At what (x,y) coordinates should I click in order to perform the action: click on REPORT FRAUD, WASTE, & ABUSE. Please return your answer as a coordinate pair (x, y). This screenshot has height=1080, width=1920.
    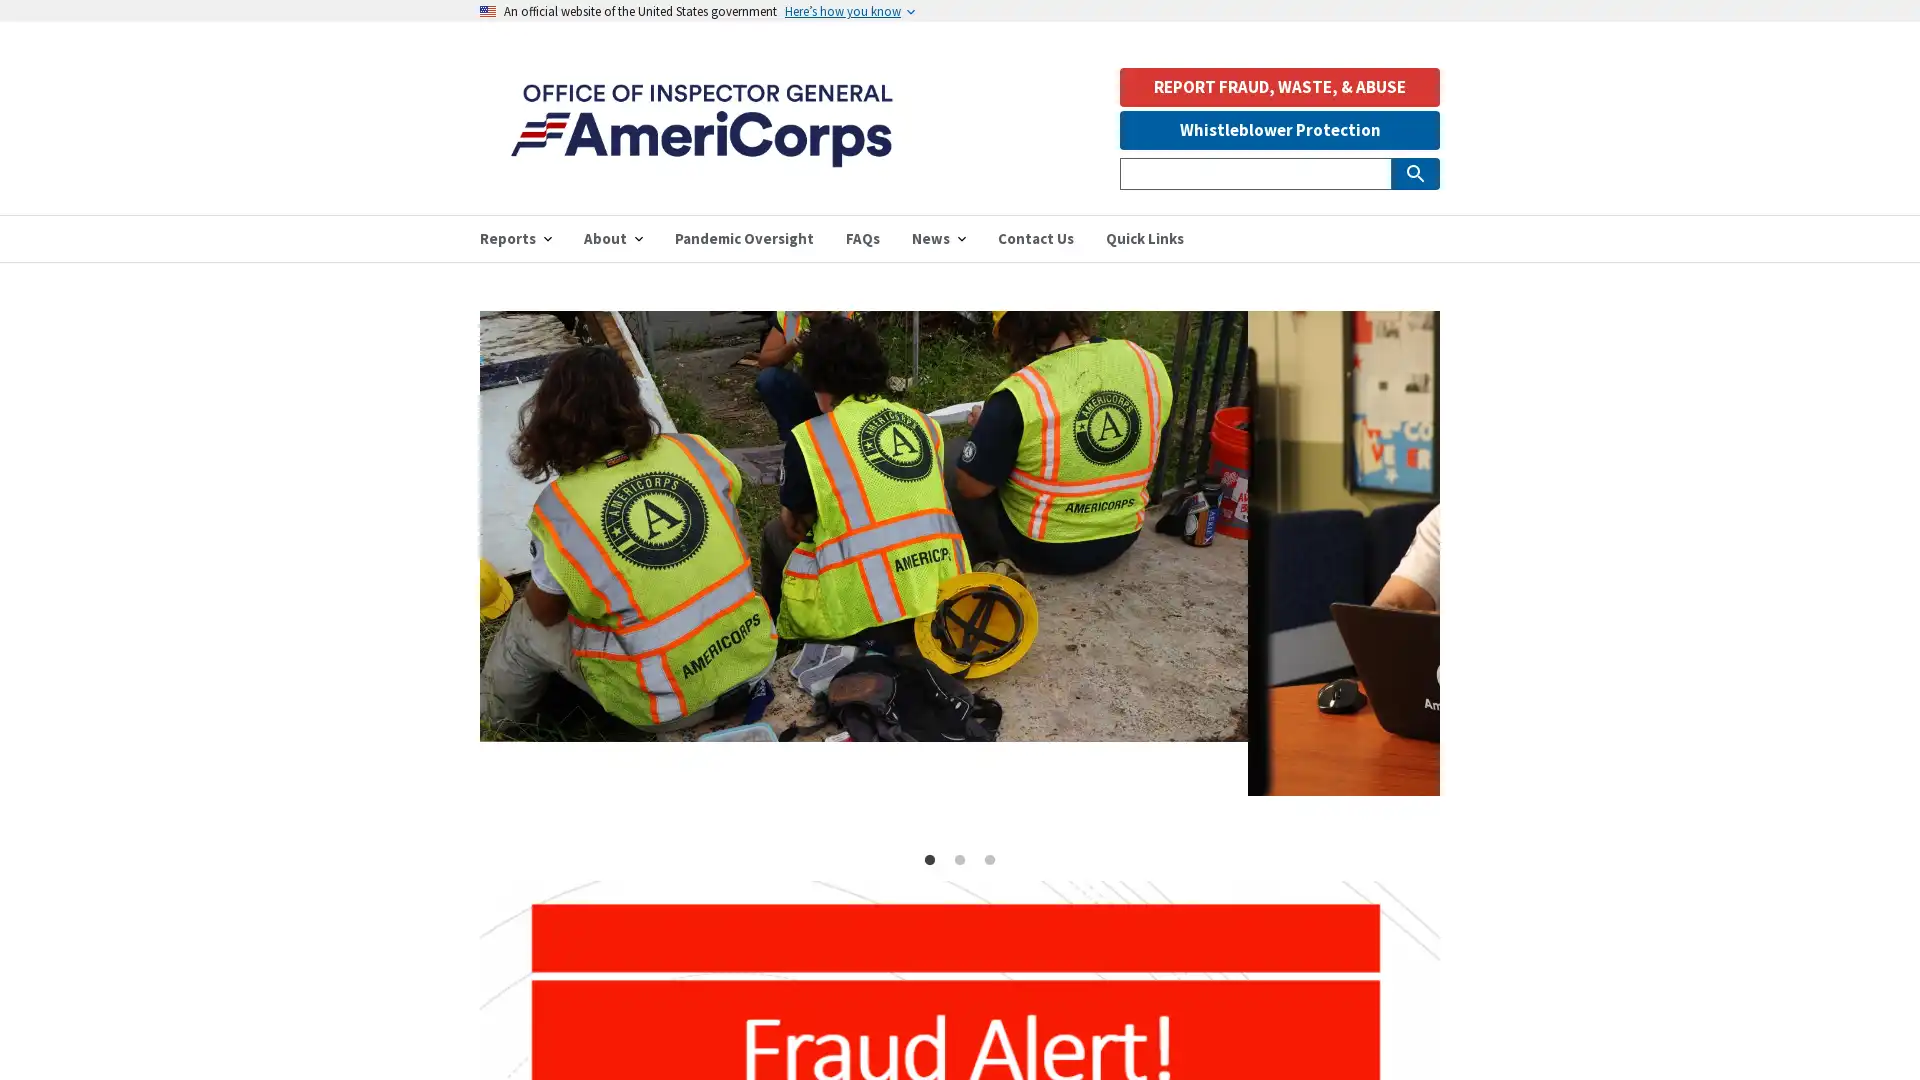
    Looking at the image, I should click on (1280, 86).